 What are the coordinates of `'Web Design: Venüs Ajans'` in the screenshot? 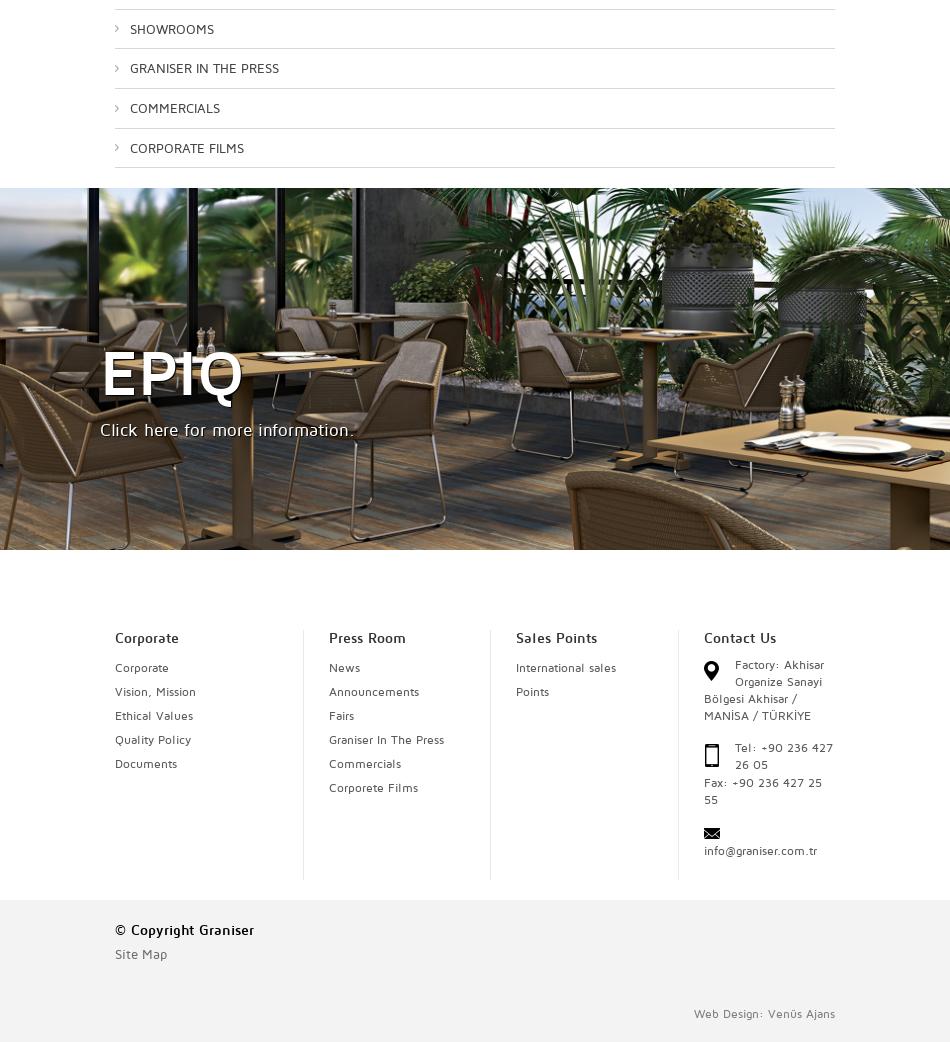 It's located at (763, 1012).